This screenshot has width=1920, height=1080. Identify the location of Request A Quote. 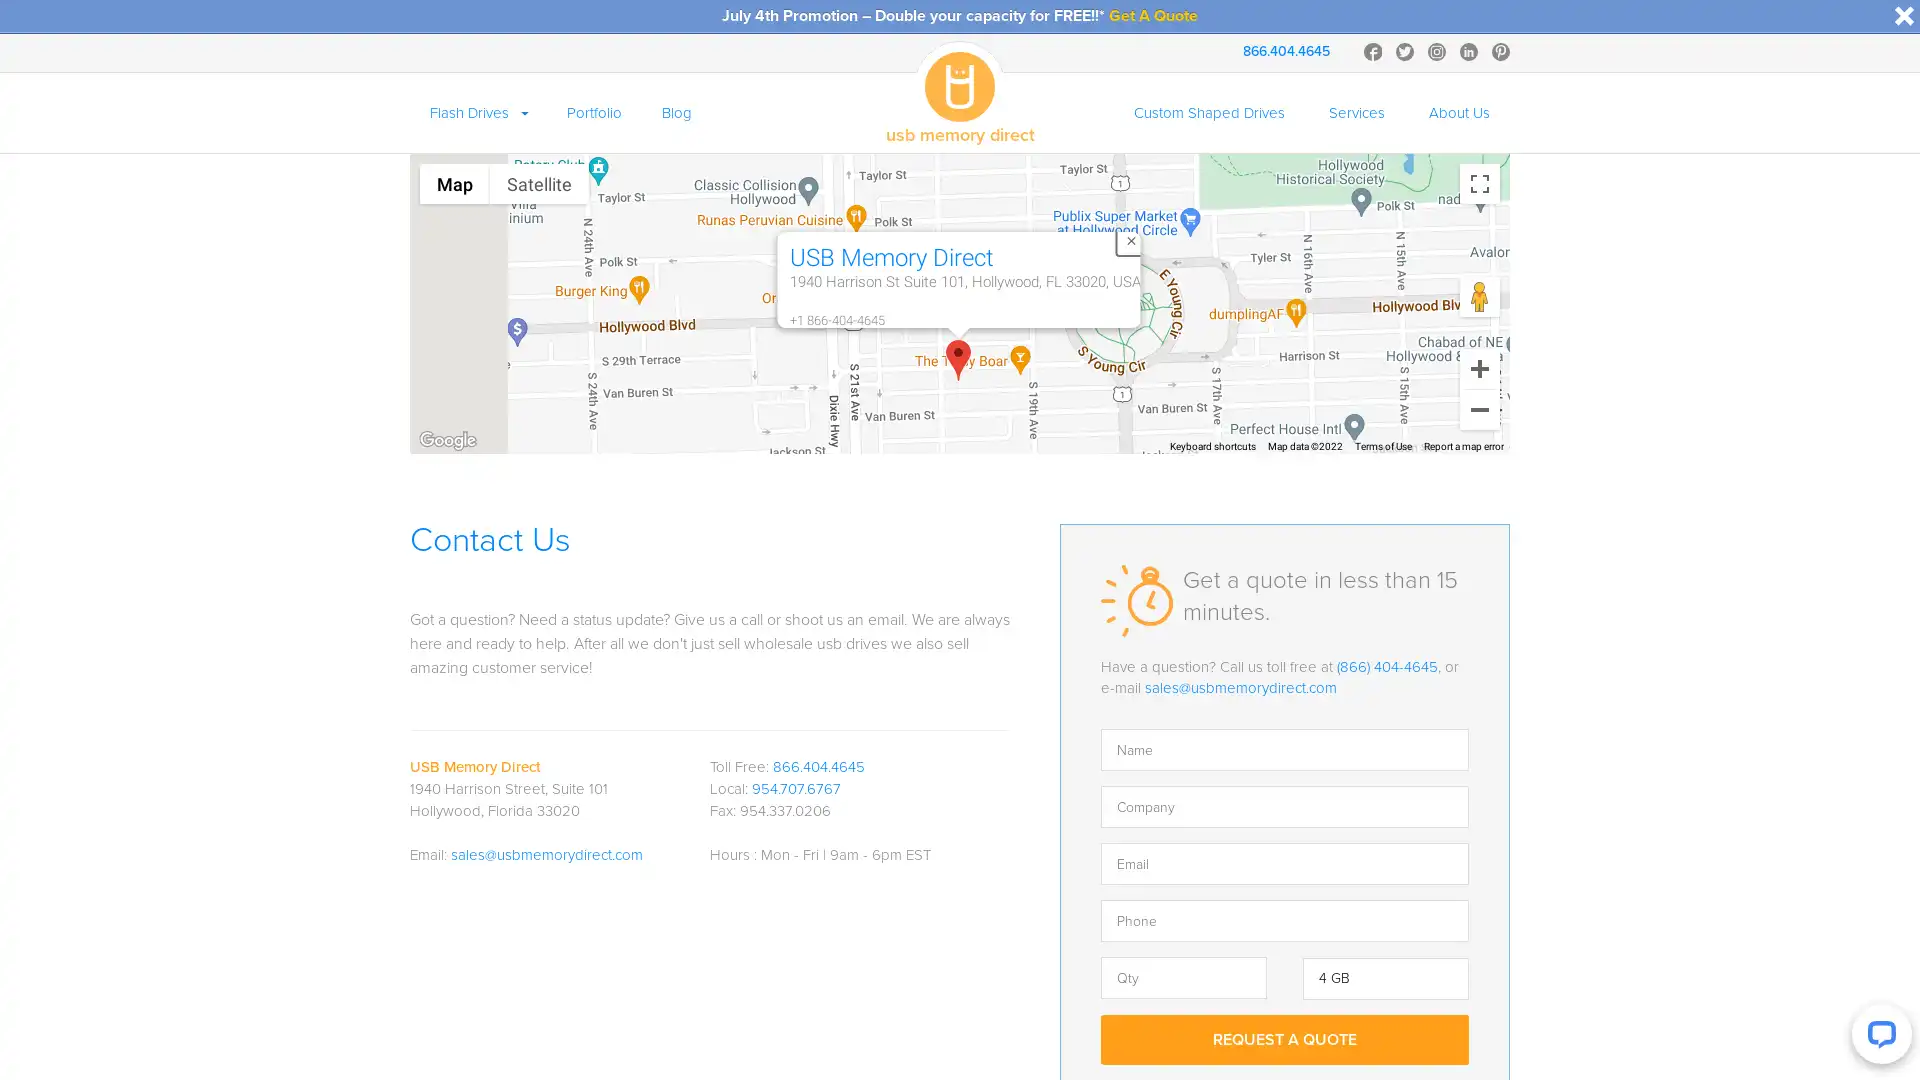
(1285, 1037).